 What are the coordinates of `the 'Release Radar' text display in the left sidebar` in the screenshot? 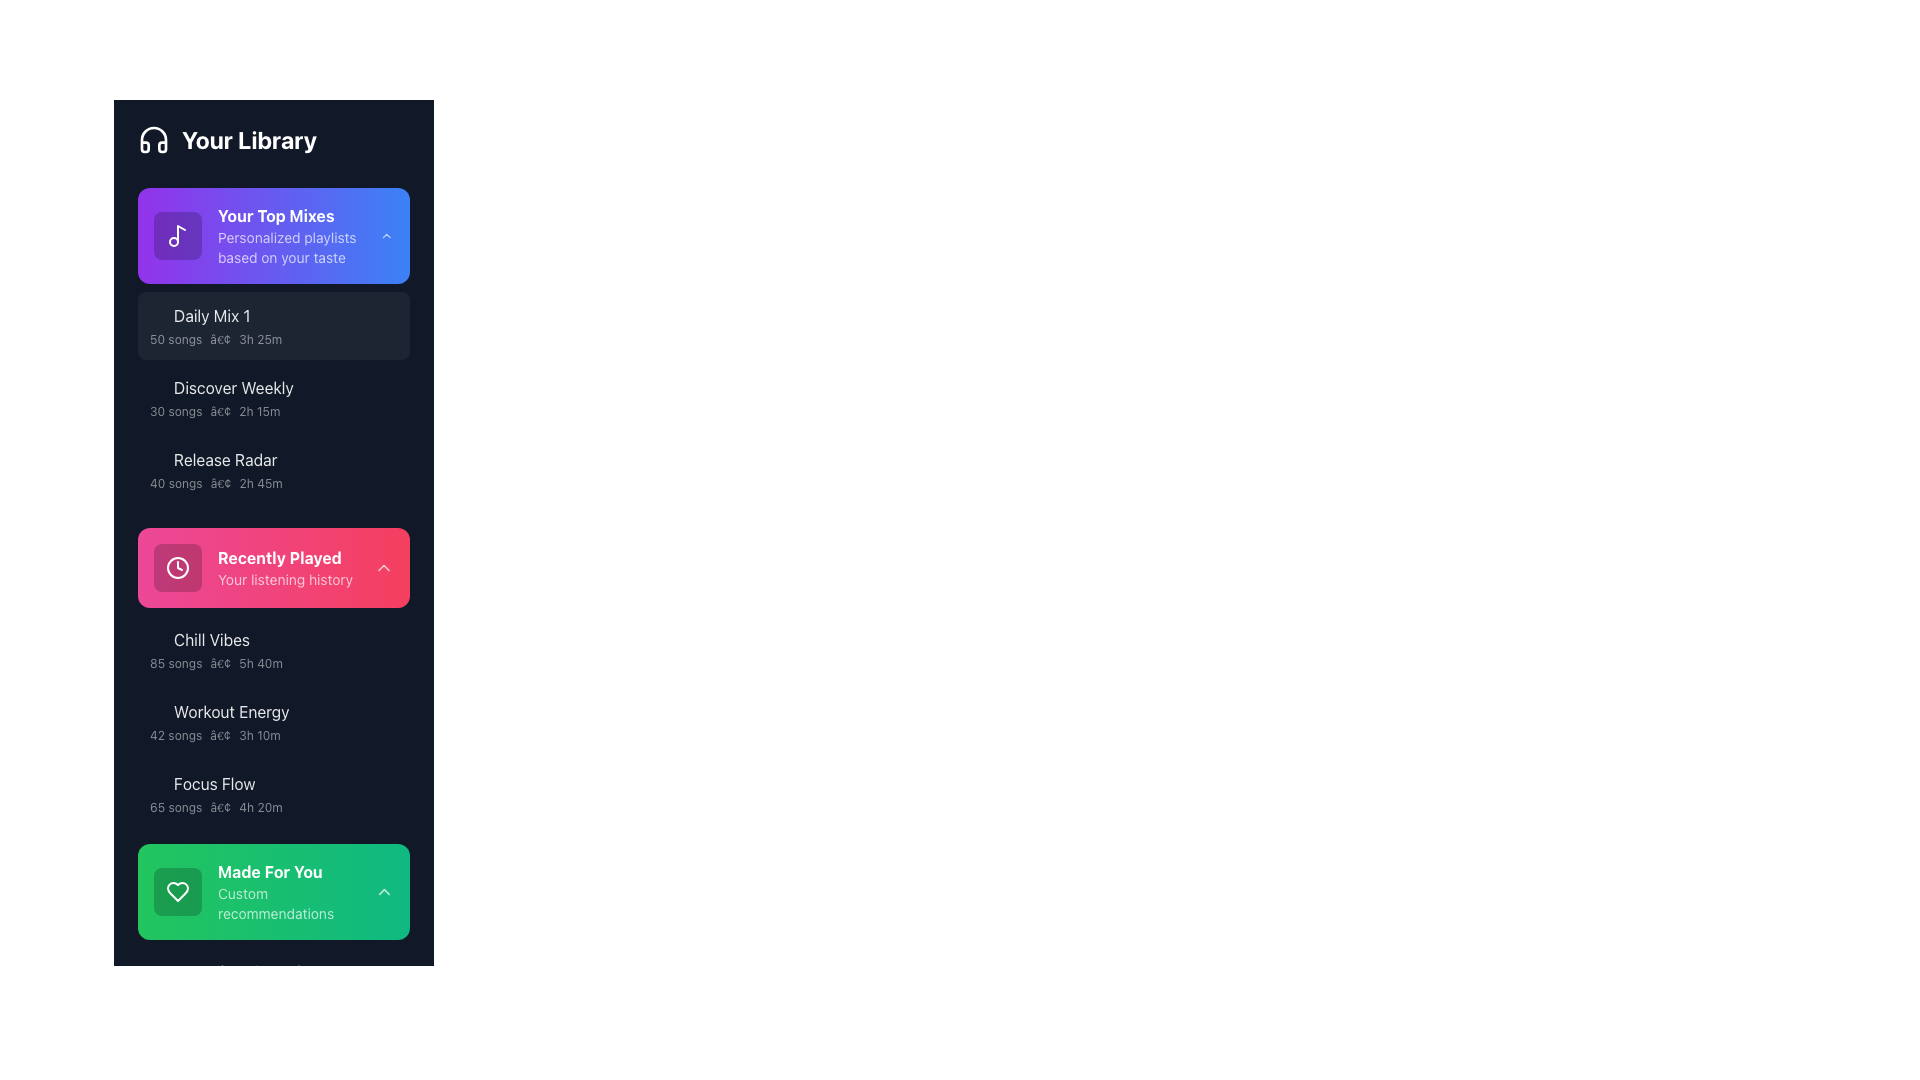 It's located at (263, 459).